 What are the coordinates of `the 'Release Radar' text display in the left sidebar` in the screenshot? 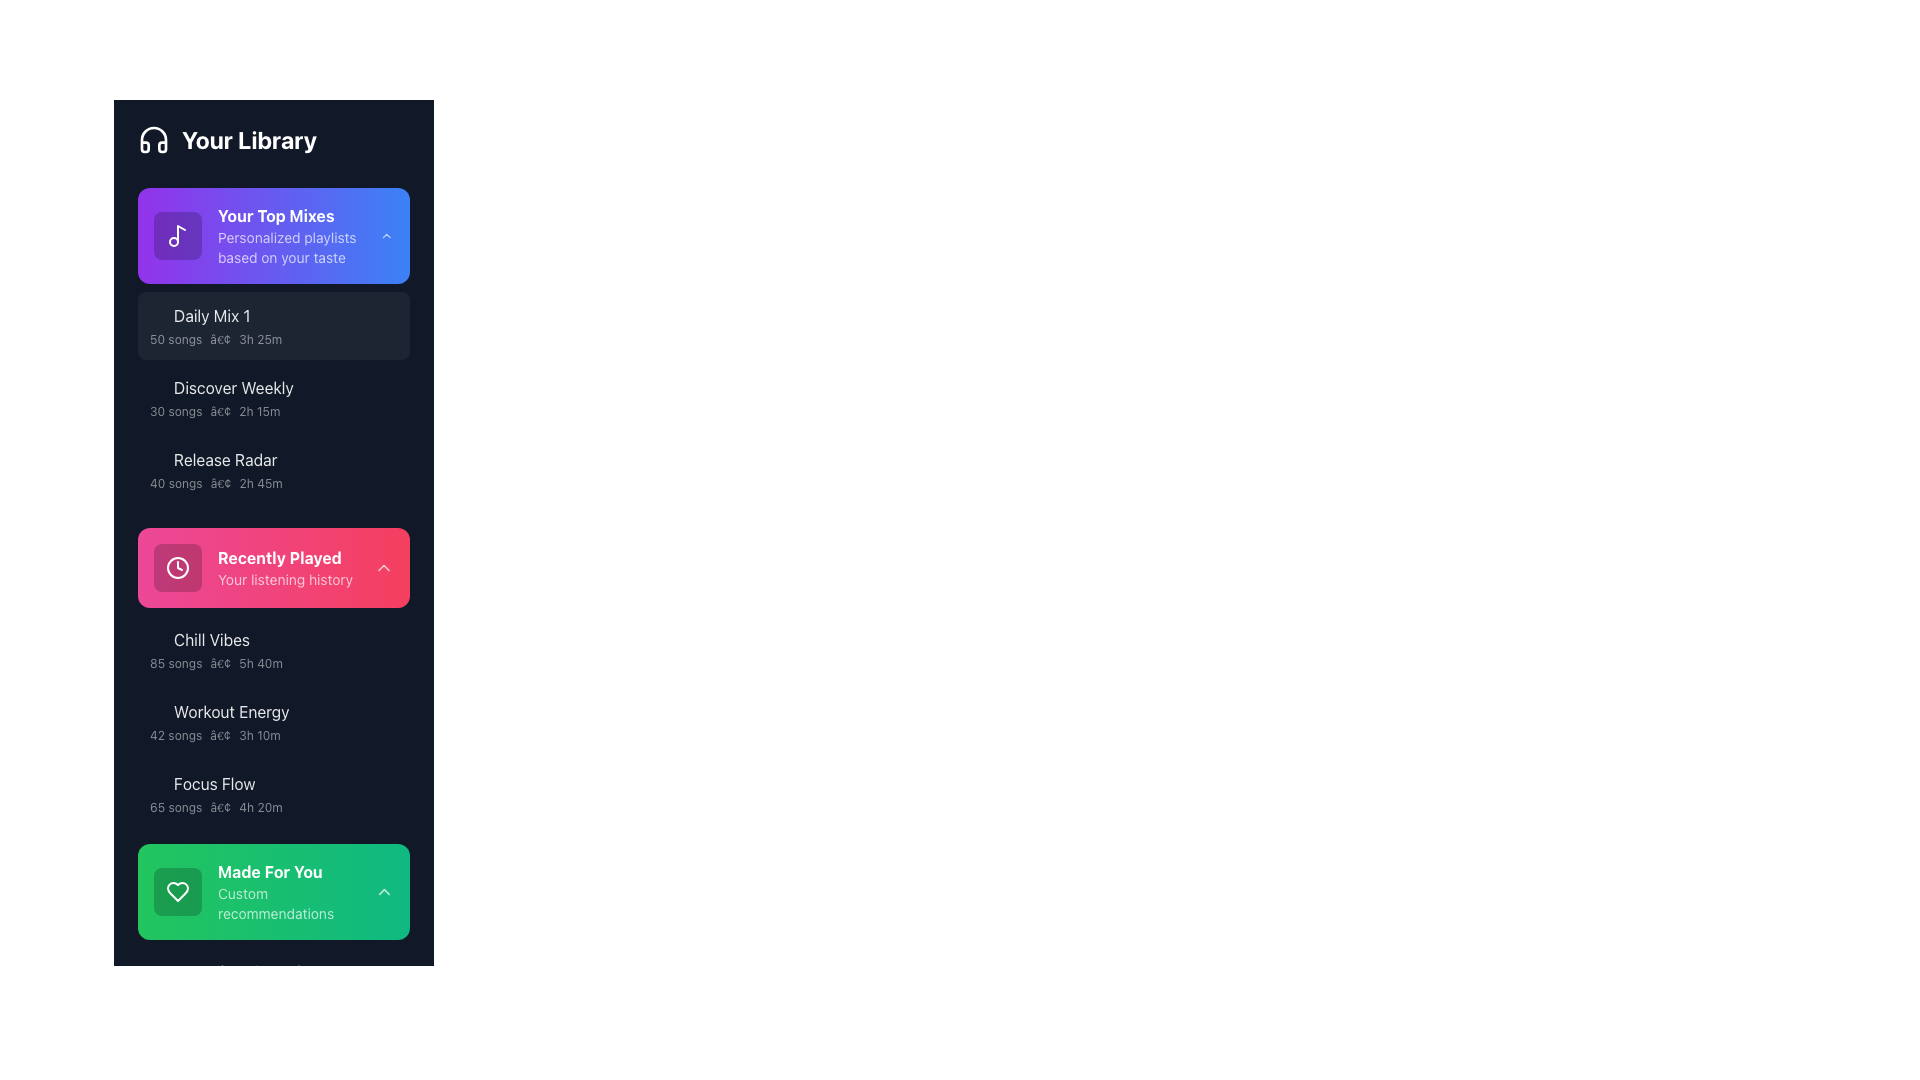 It's located at (263, 459).